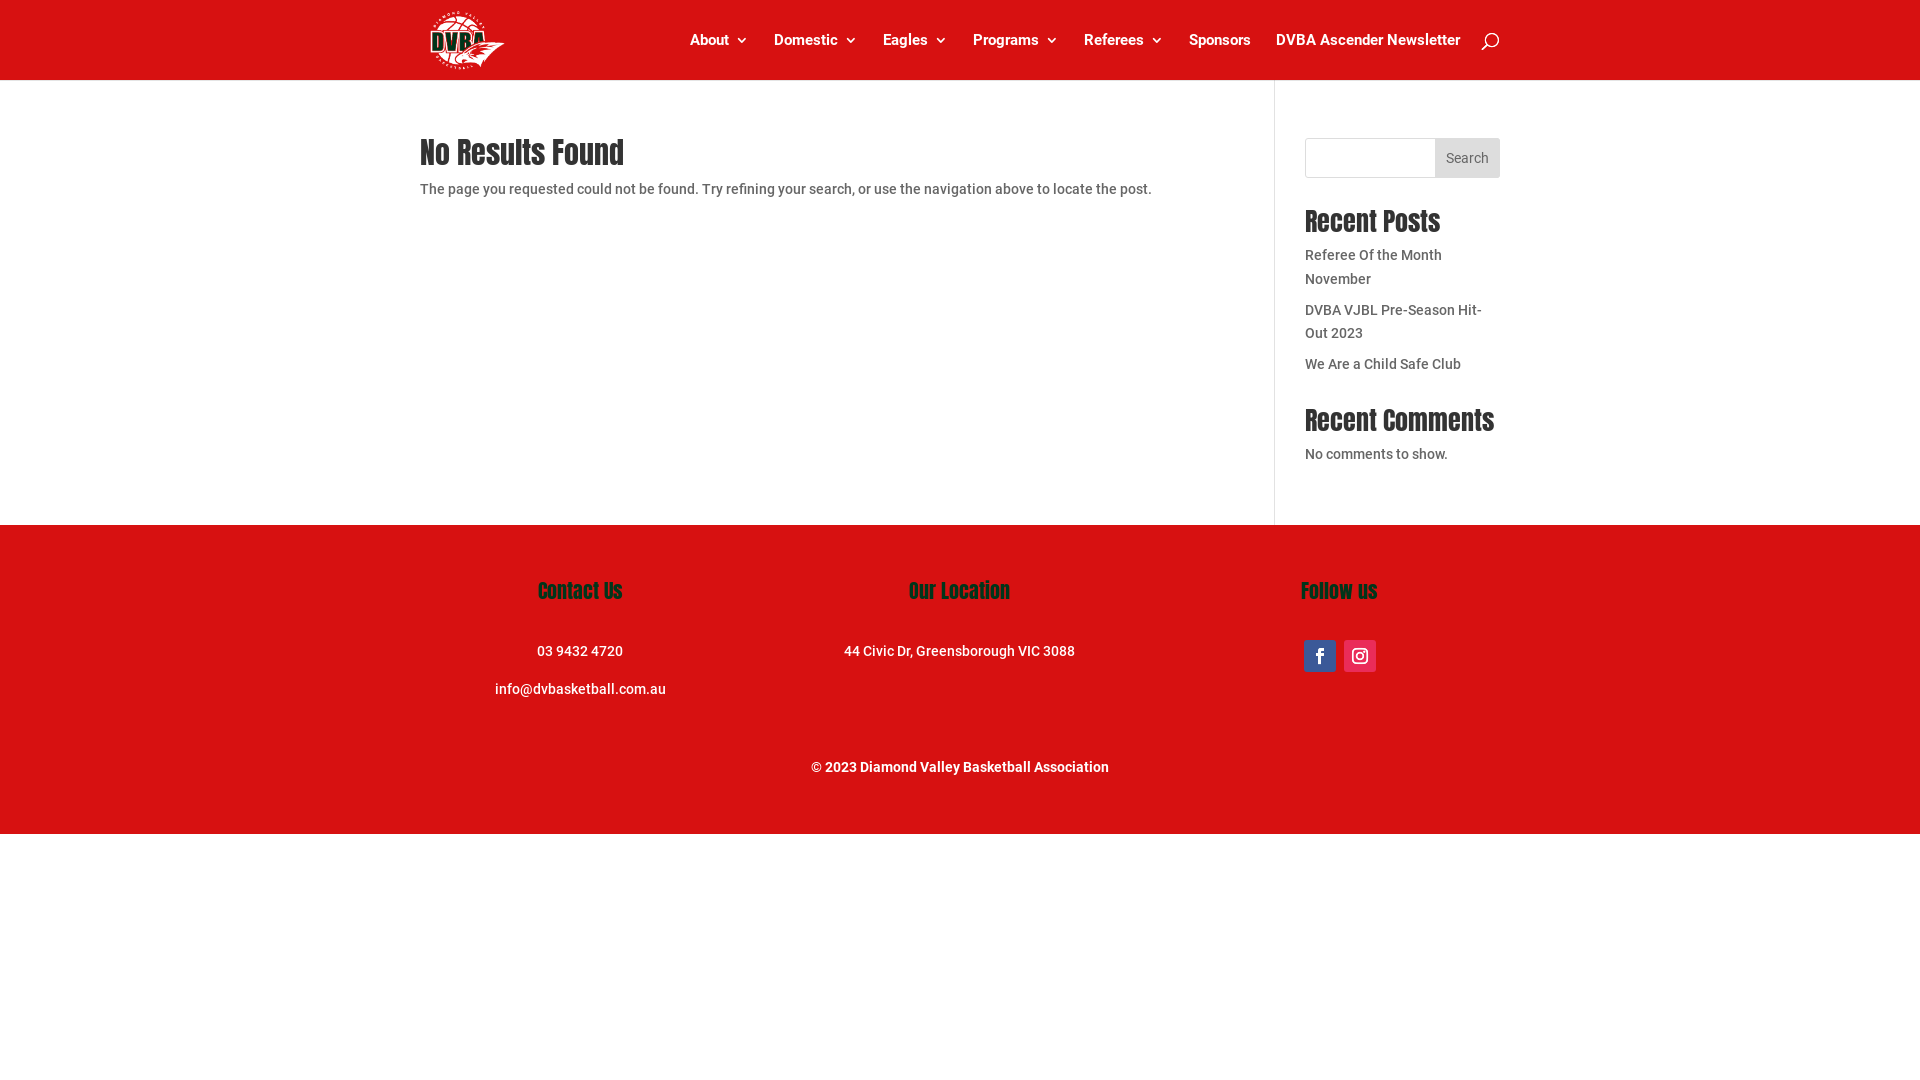 The height and width of the screenshot is (1080, 1920). Describe the element at coordinates (914, 55) in the screenshot. I see `'Eagles'` at that location.